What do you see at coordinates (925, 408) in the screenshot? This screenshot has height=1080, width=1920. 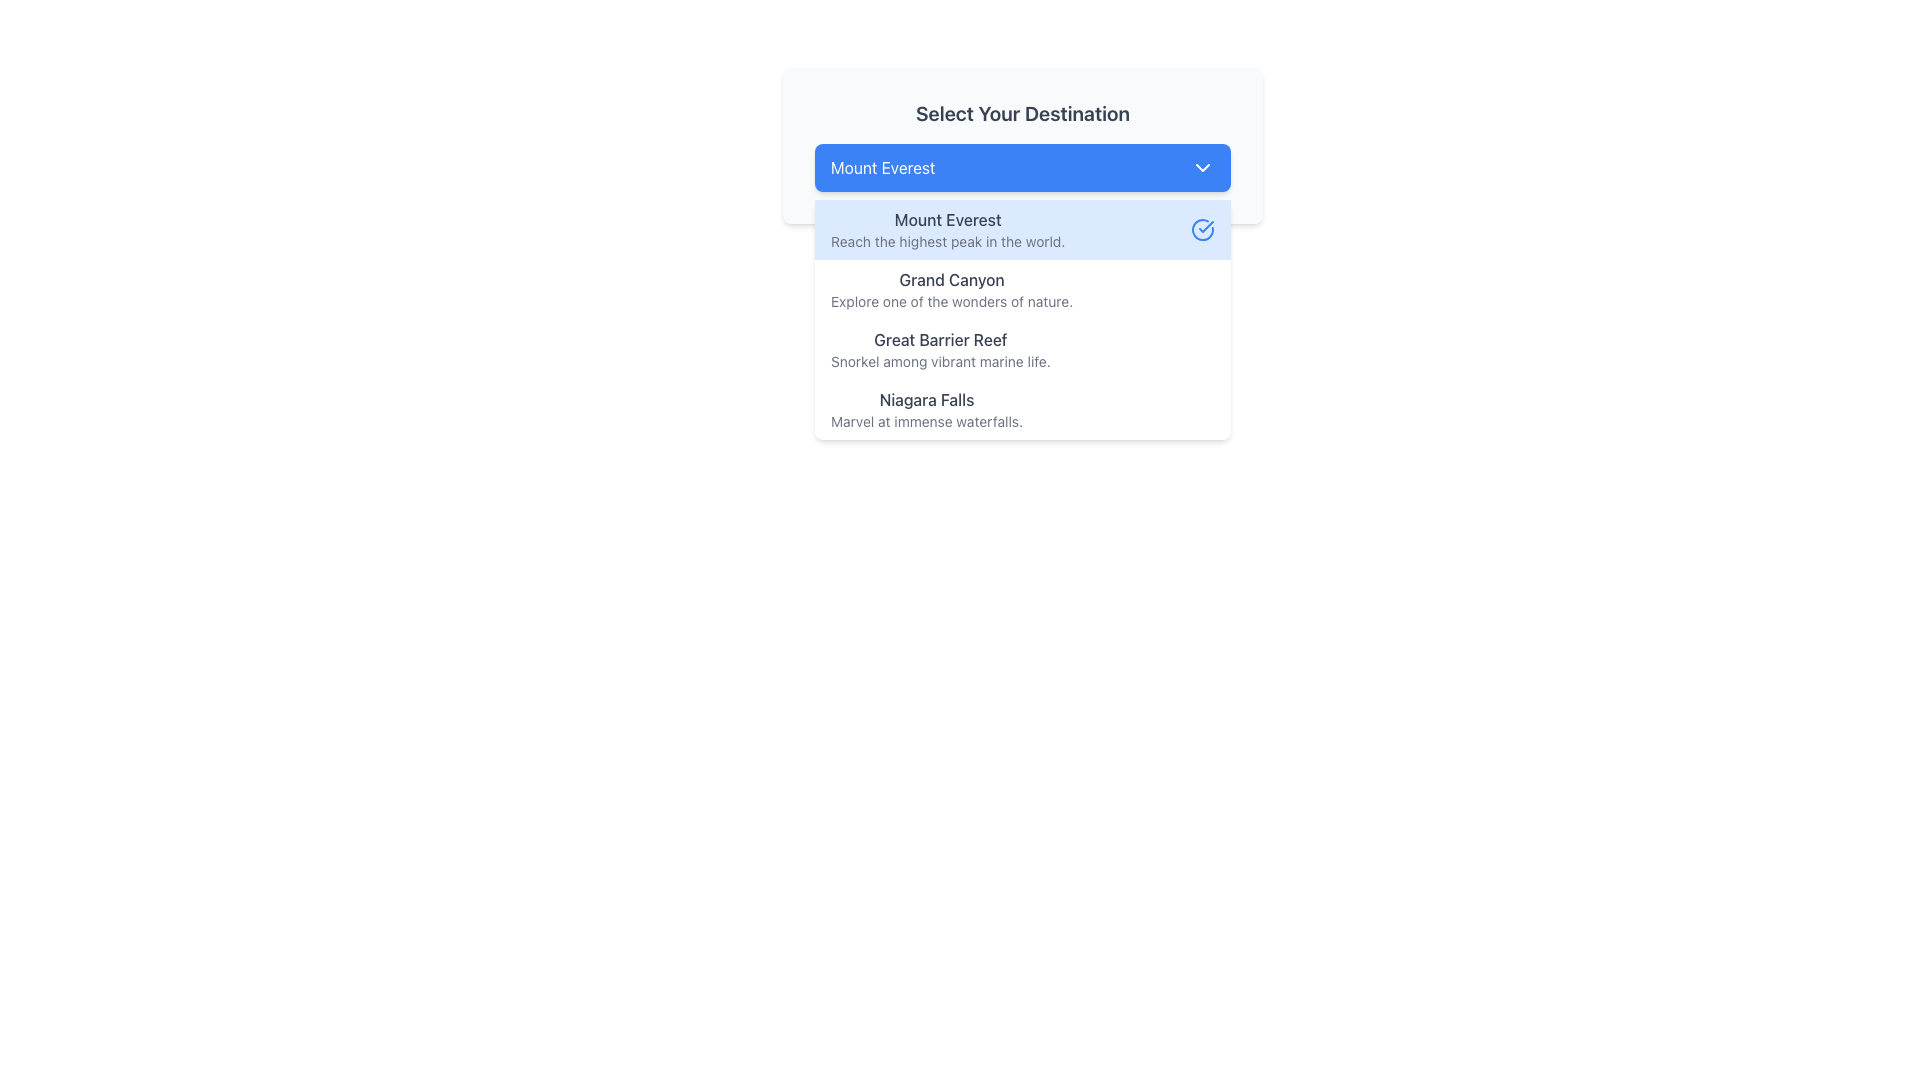 I see `the text label 'Niagara Falls'` at bounding box center [925, 408].